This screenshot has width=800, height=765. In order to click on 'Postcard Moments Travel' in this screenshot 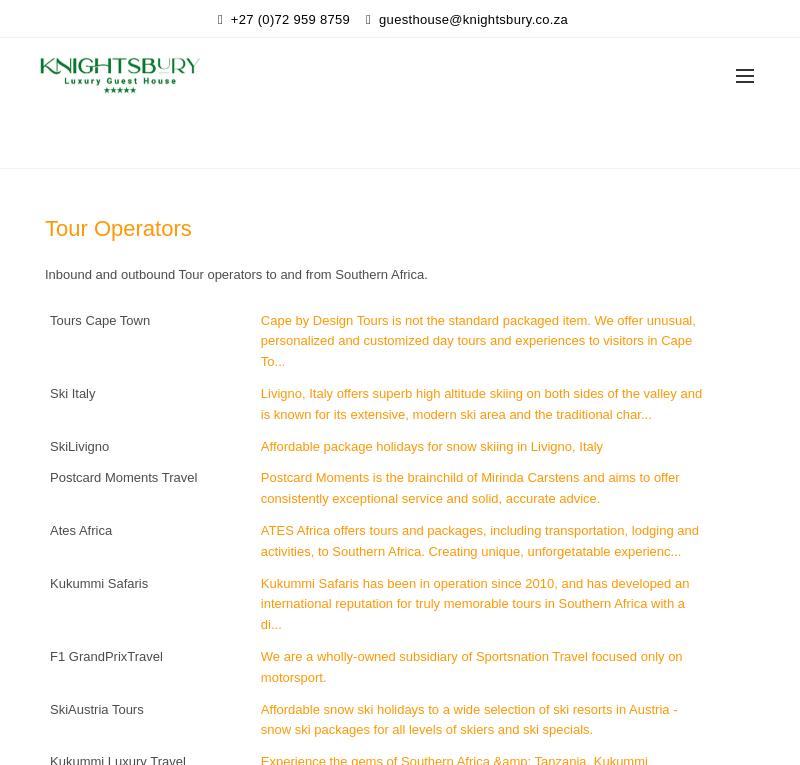, I will do `click(122, 477)`.